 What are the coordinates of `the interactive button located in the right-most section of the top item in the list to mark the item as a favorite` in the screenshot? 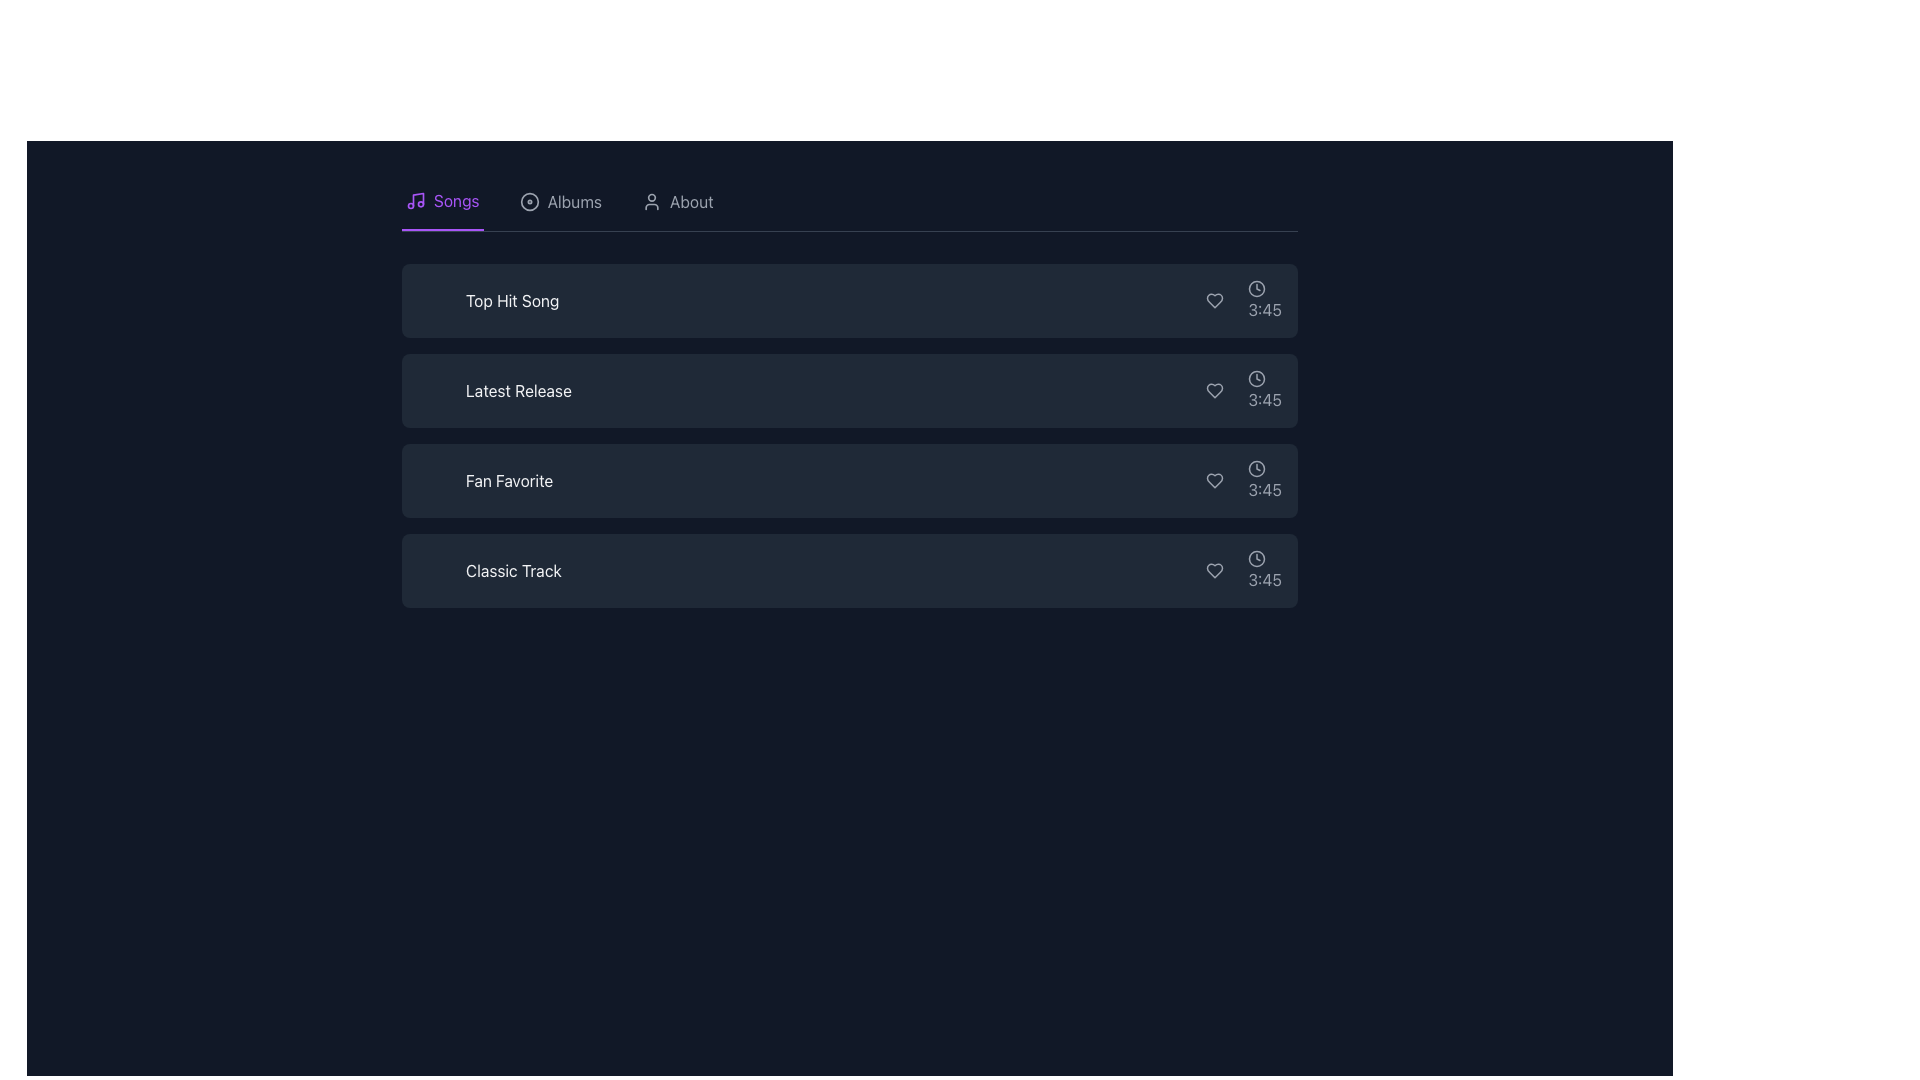 It's located at (1214, 300).